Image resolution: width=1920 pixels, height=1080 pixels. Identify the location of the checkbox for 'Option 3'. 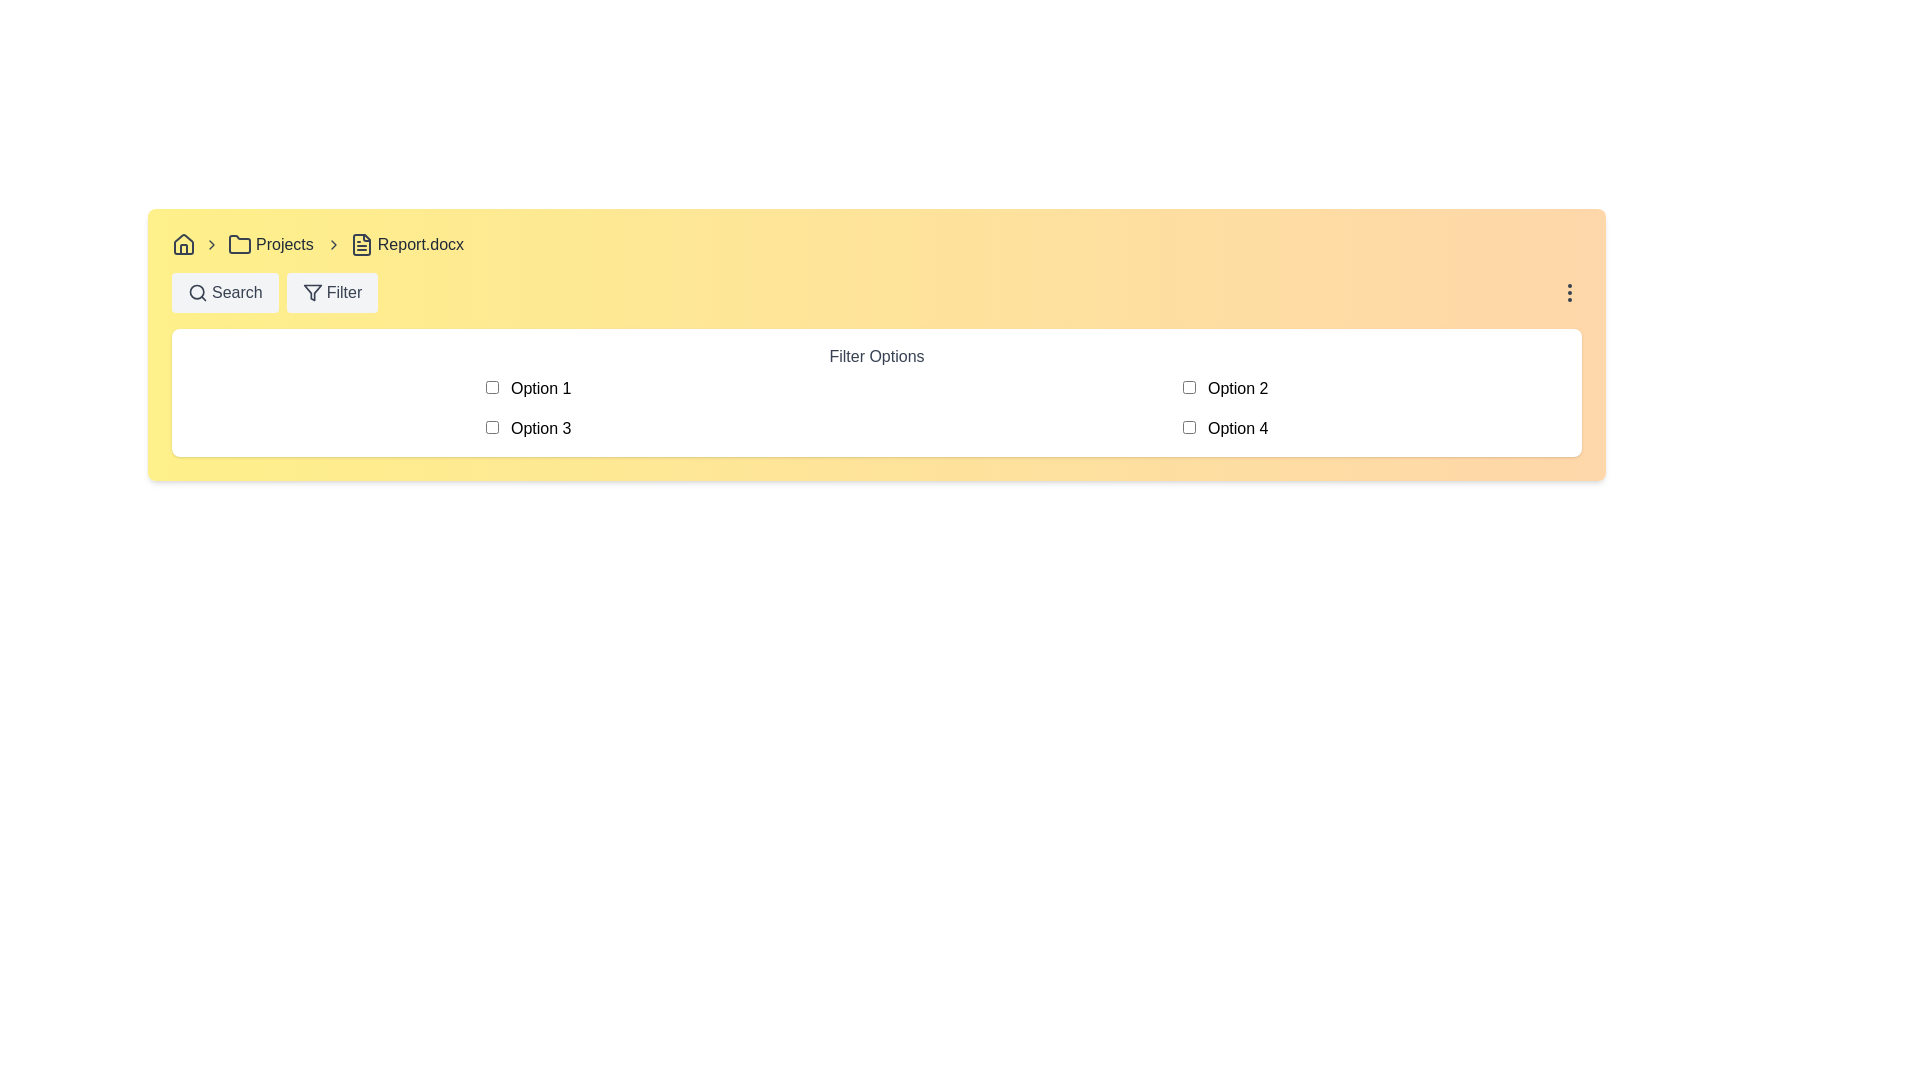
(492, 426).